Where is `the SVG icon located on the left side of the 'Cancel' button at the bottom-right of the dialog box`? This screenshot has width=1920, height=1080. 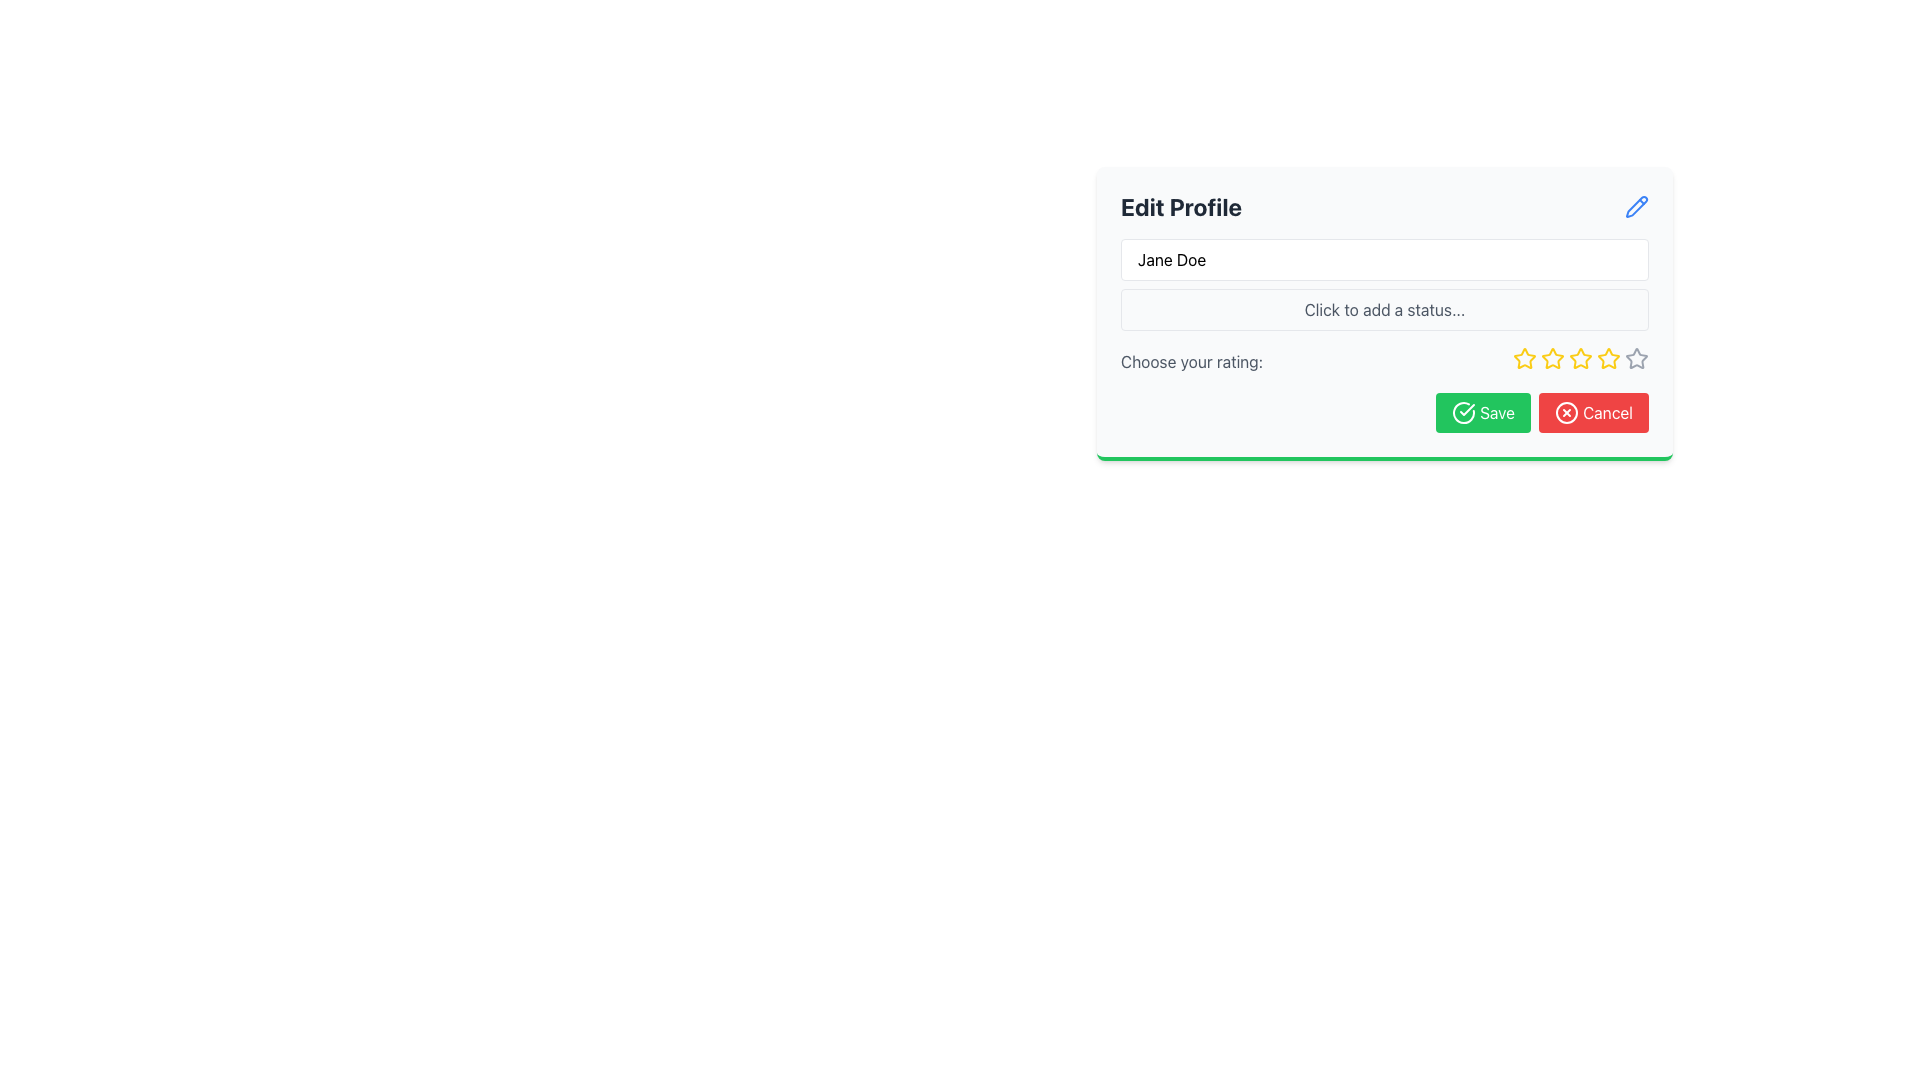 the SVG icon located on the left side of the 'Cancel' button at the bottom-right of the dialog box is located at coordinates (1566, 411).